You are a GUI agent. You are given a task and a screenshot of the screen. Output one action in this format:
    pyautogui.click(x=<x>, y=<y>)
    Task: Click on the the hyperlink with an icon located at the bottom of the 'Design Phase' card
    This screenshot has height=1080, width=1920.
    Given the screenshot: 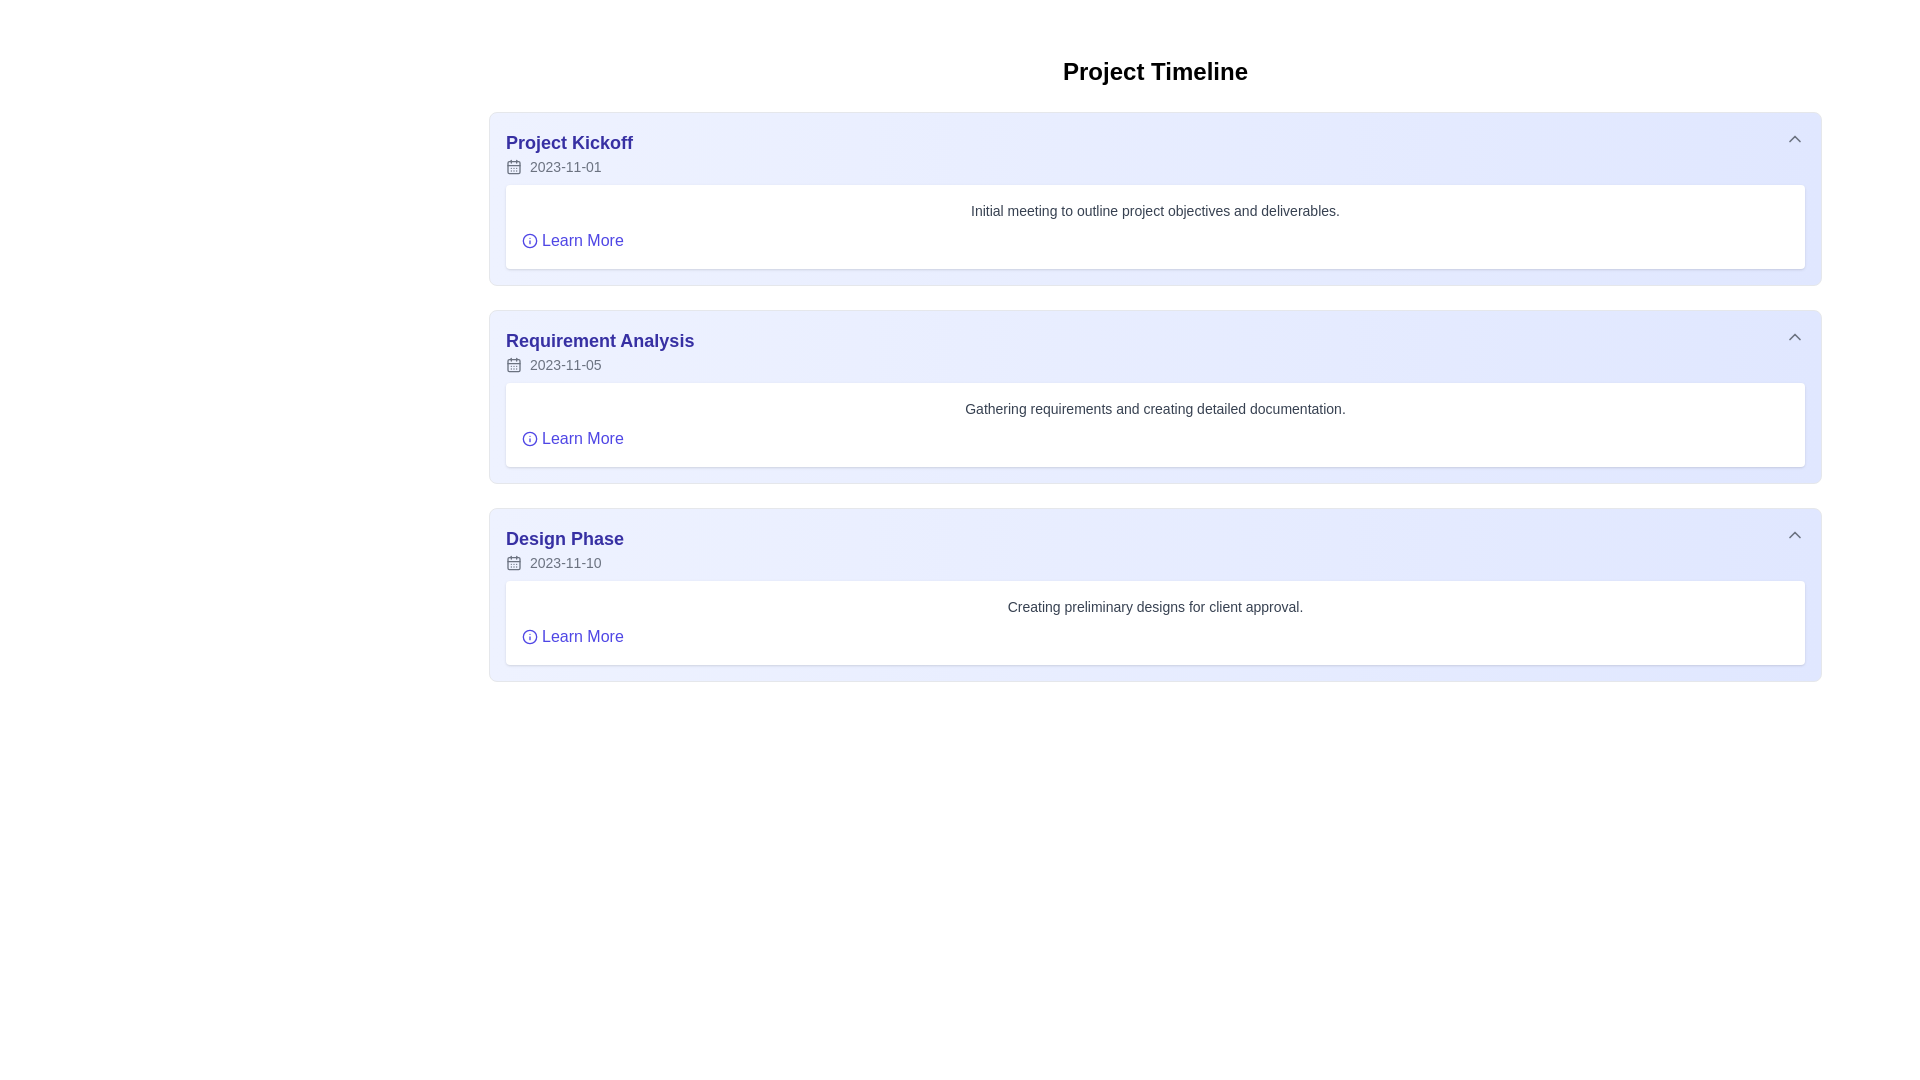 What is the action you would take?
    pyautogui.click(x=571, y=636)
    